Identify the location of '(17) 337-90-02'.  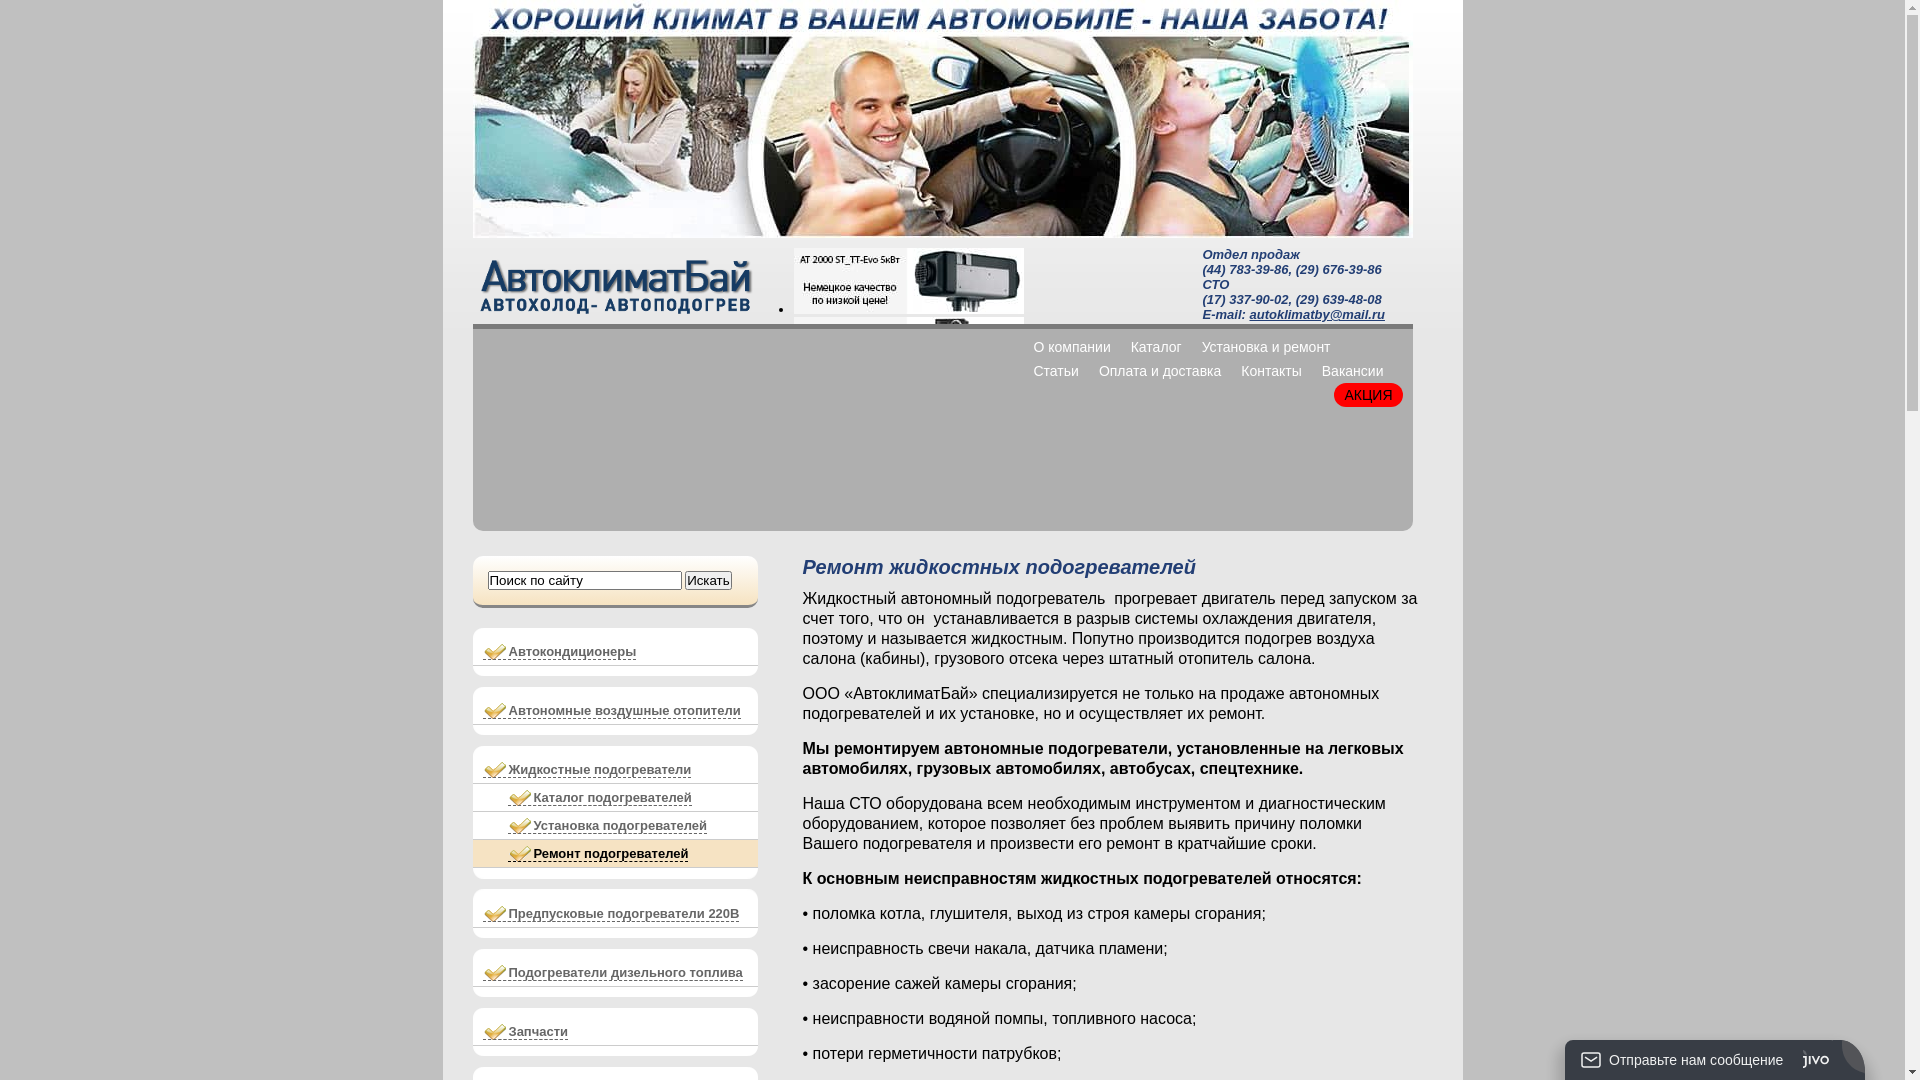
(1200, 299).